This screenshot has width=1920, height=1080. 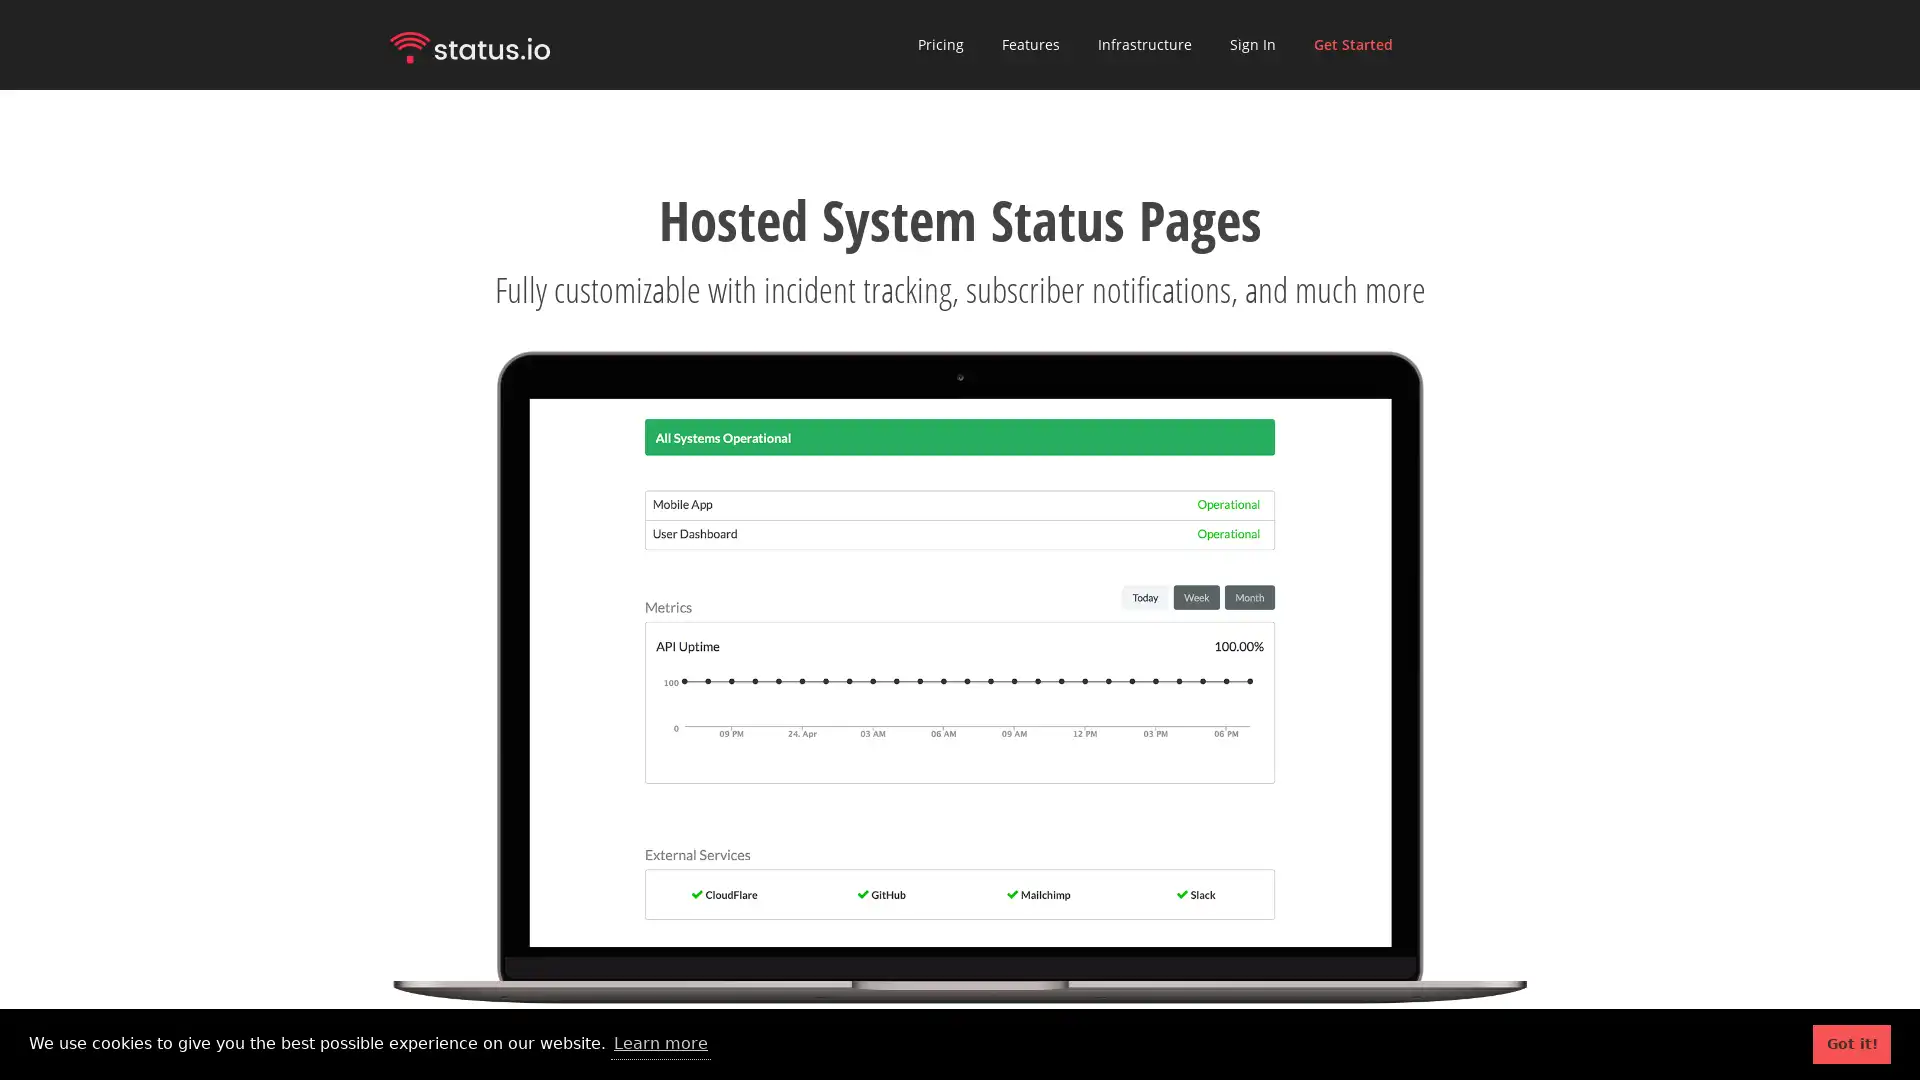 I want to click on dismiss cookie message, so click(x=1851, y=1043).